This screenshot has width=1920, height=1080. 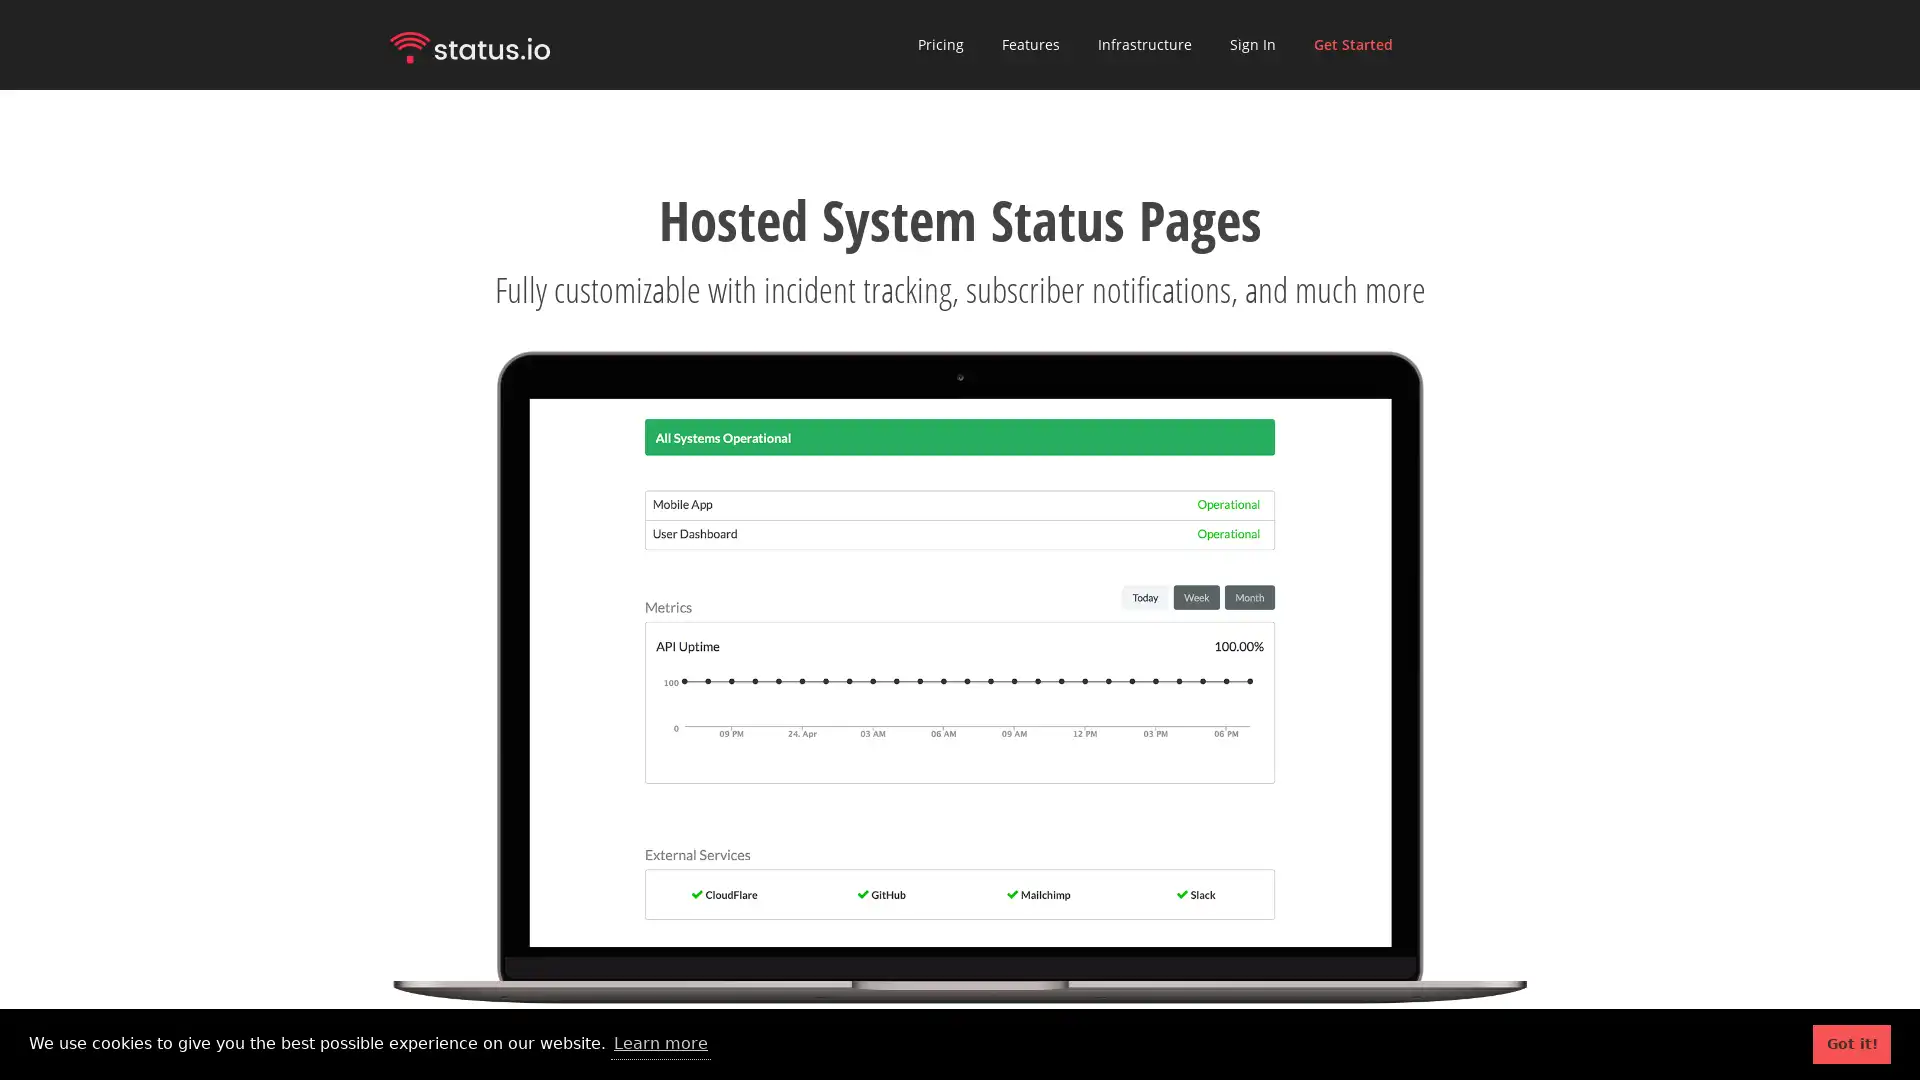 I want to click on dismiss cookie message, so click(x=1851, y=1043).